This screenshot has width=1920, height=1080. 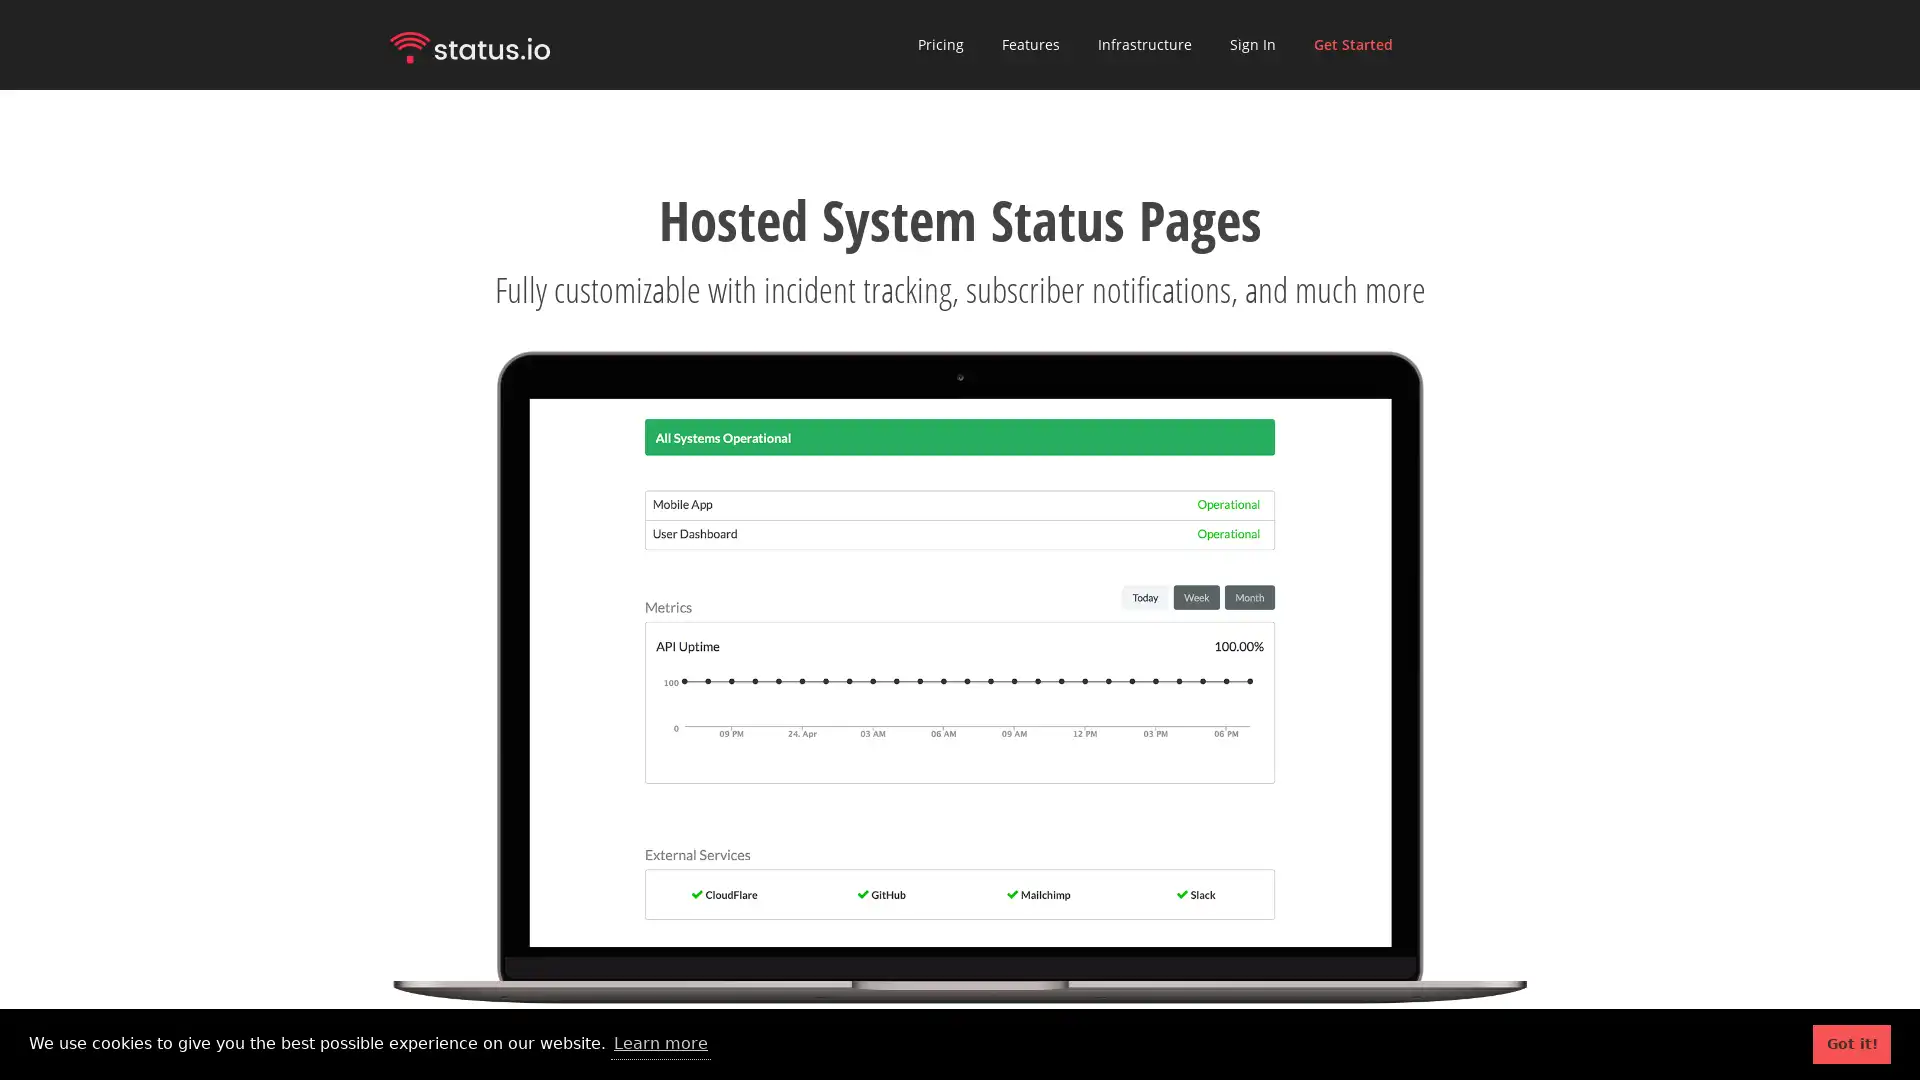 I want to click on dismiss cookie message, so click(x=1851, y=1043).